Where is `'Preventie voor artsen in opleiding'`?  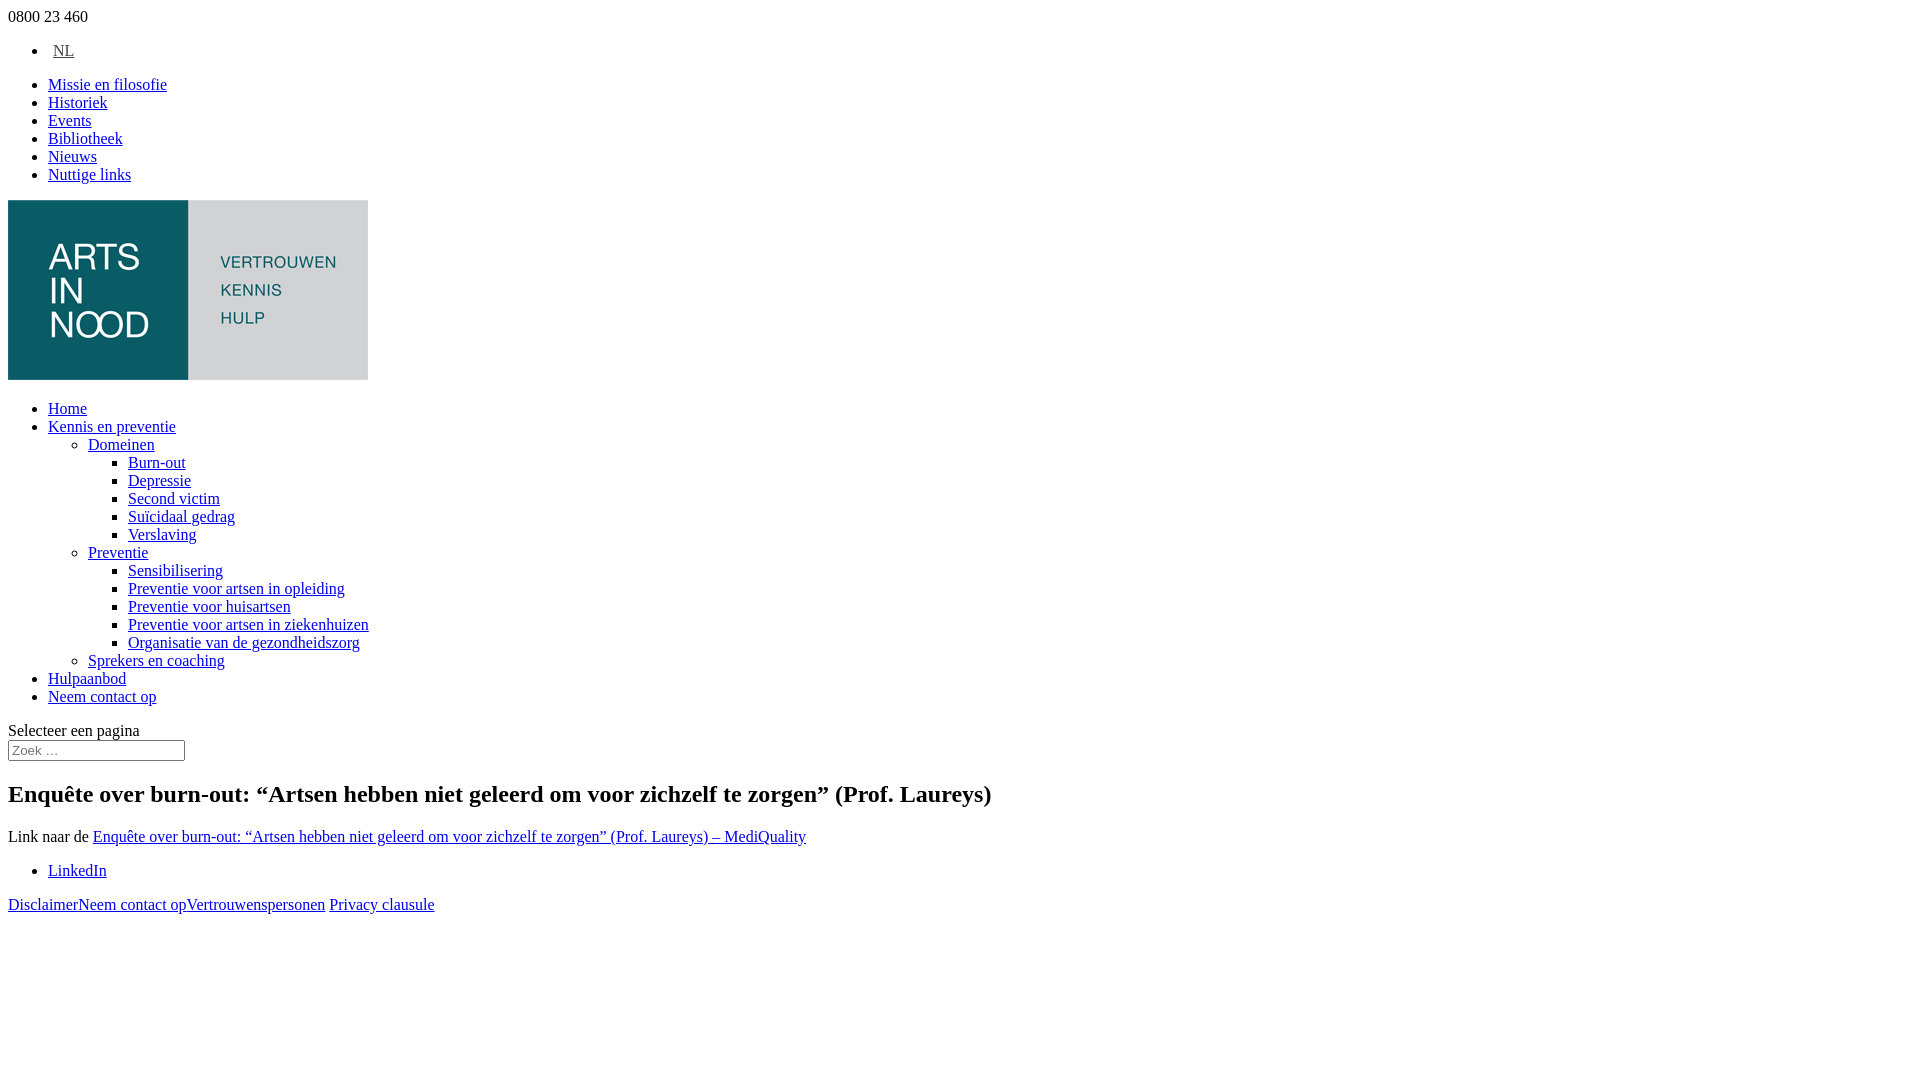 'Preventie voor artsen in opleiding' is located at coordinates (236, 587).